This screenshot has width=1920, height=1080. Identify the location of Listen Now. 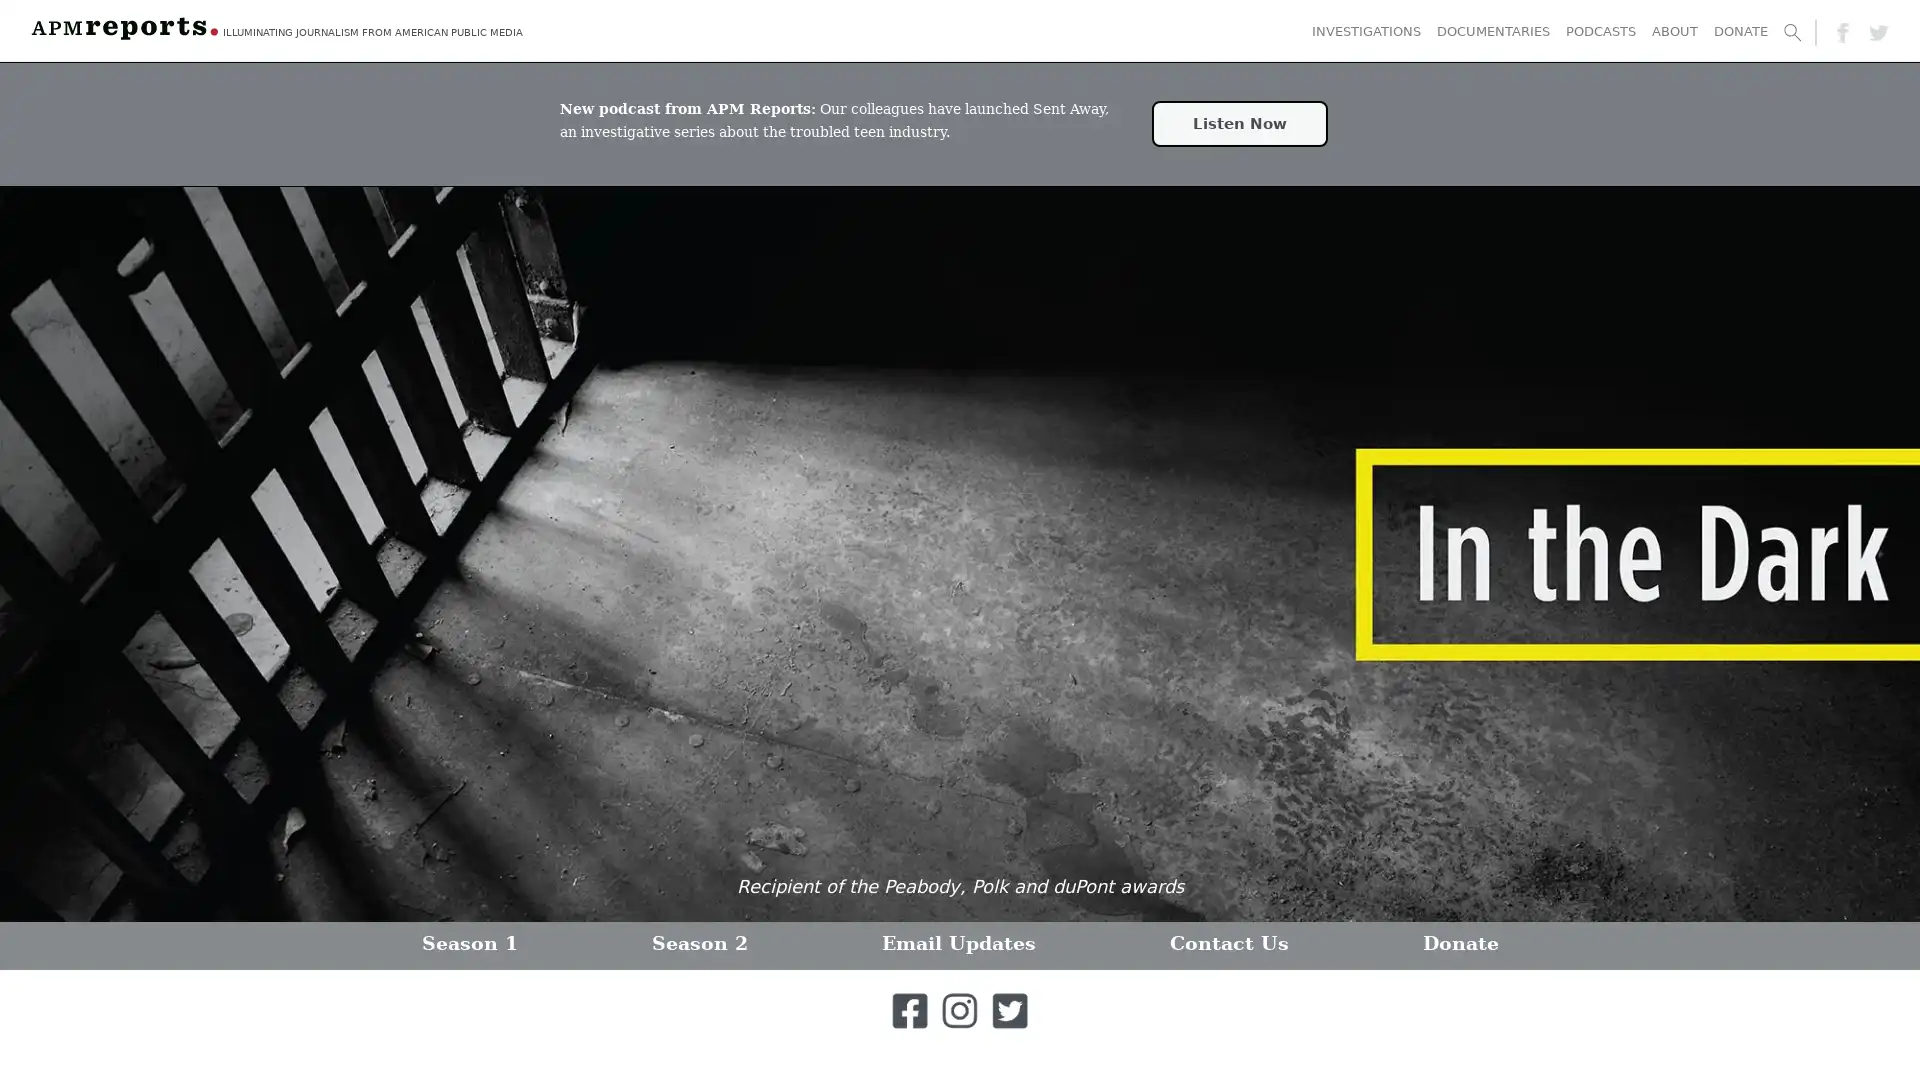
(1238, 123).